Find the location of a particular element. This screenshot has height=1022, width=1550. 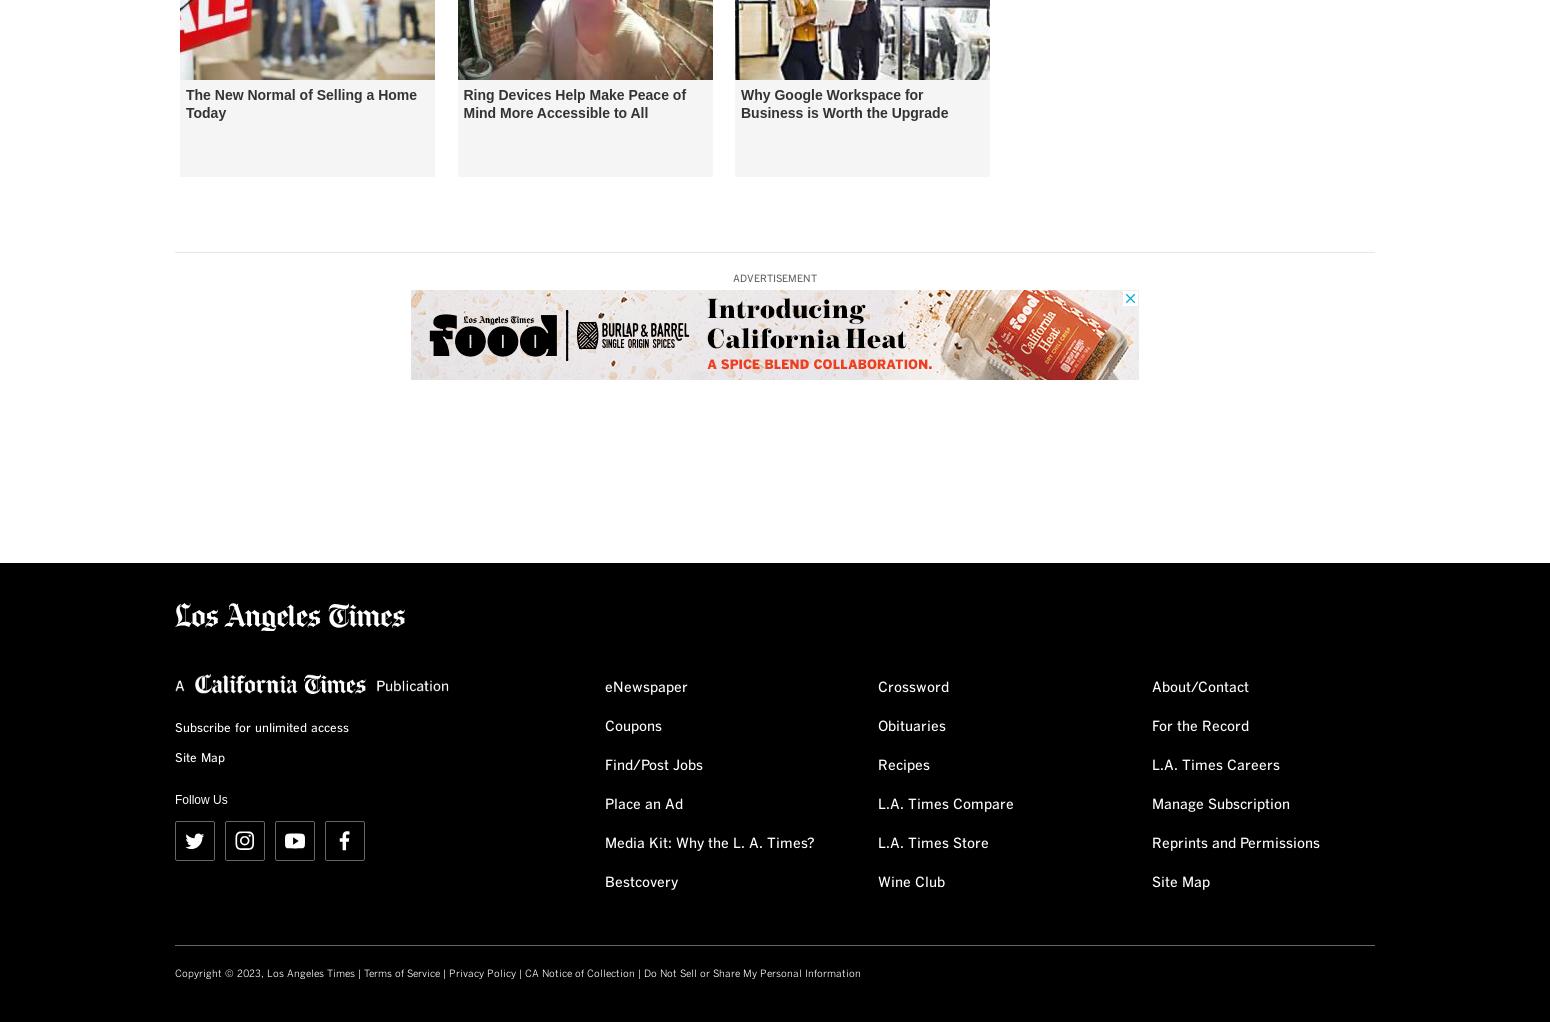

'Why Google Workspace for Business is Worth the Upgrade' is located at coordinates (843, 102).